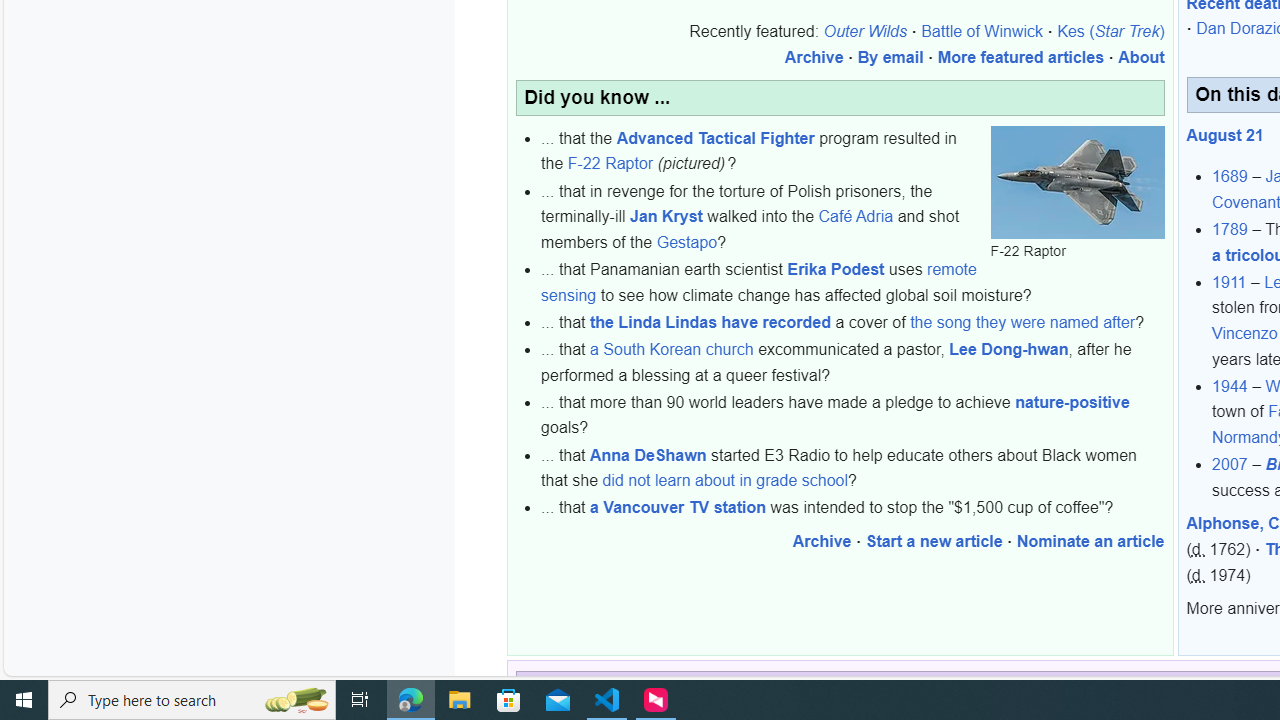 This screenshot has width=1280, height=720. Describe the element at coordinates (1023, 321) in the screenshot. I see `'the song they were named after'` at that location.